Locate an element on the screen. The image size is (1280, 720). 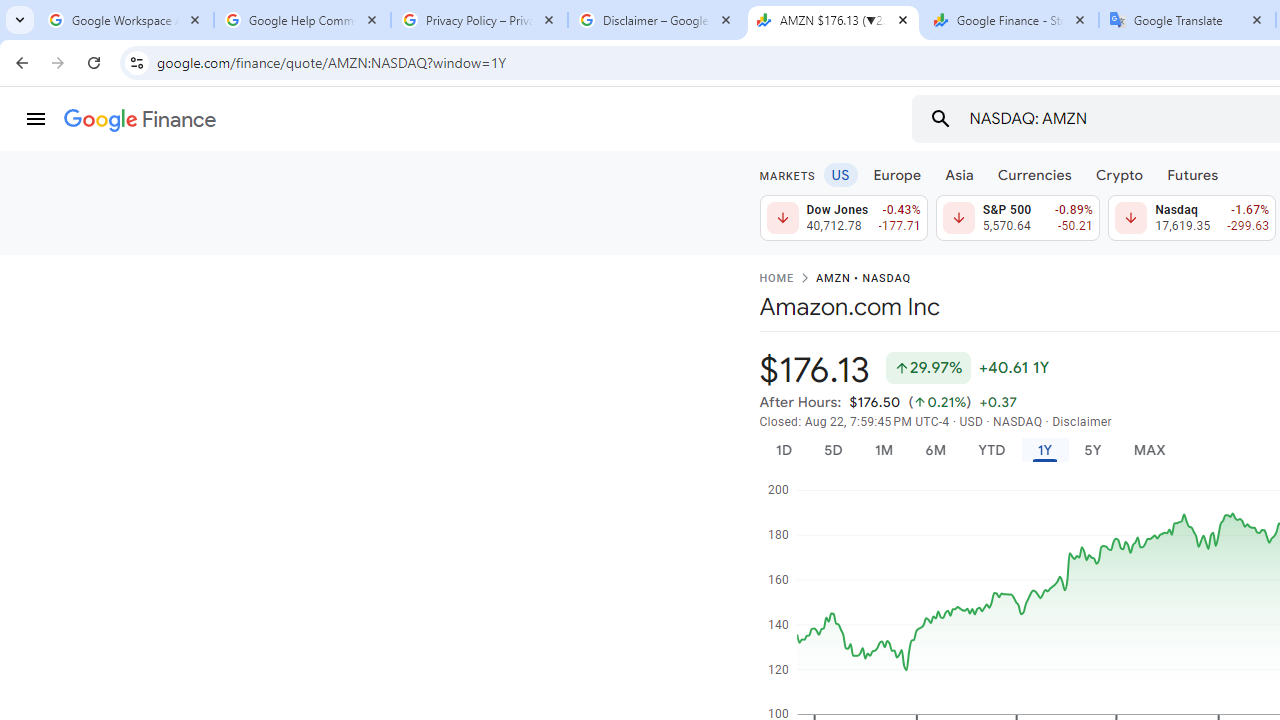
'Disclaimer' is located at coordinates (1081, 420).